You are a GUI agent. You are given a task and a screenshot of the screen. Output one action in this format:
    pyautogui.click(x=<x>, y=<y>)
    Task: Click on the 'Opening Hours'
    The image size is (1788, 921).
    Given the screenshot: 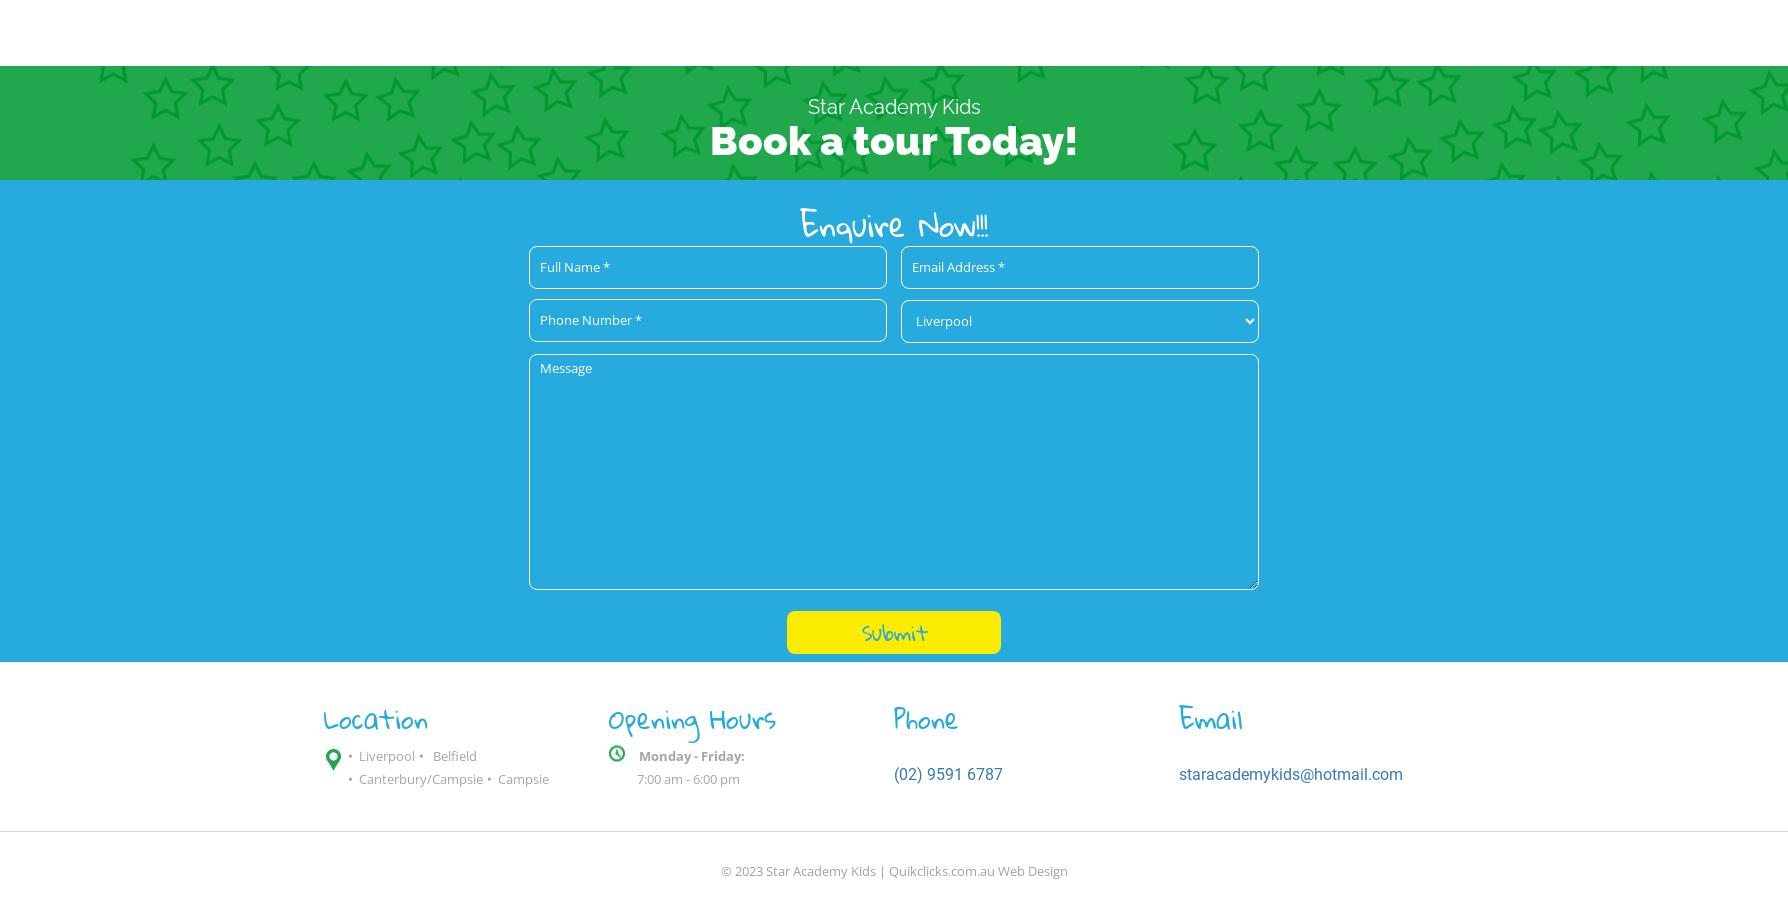 What is the action you would take?
    pyautogui.click(x=691, y=717)
    